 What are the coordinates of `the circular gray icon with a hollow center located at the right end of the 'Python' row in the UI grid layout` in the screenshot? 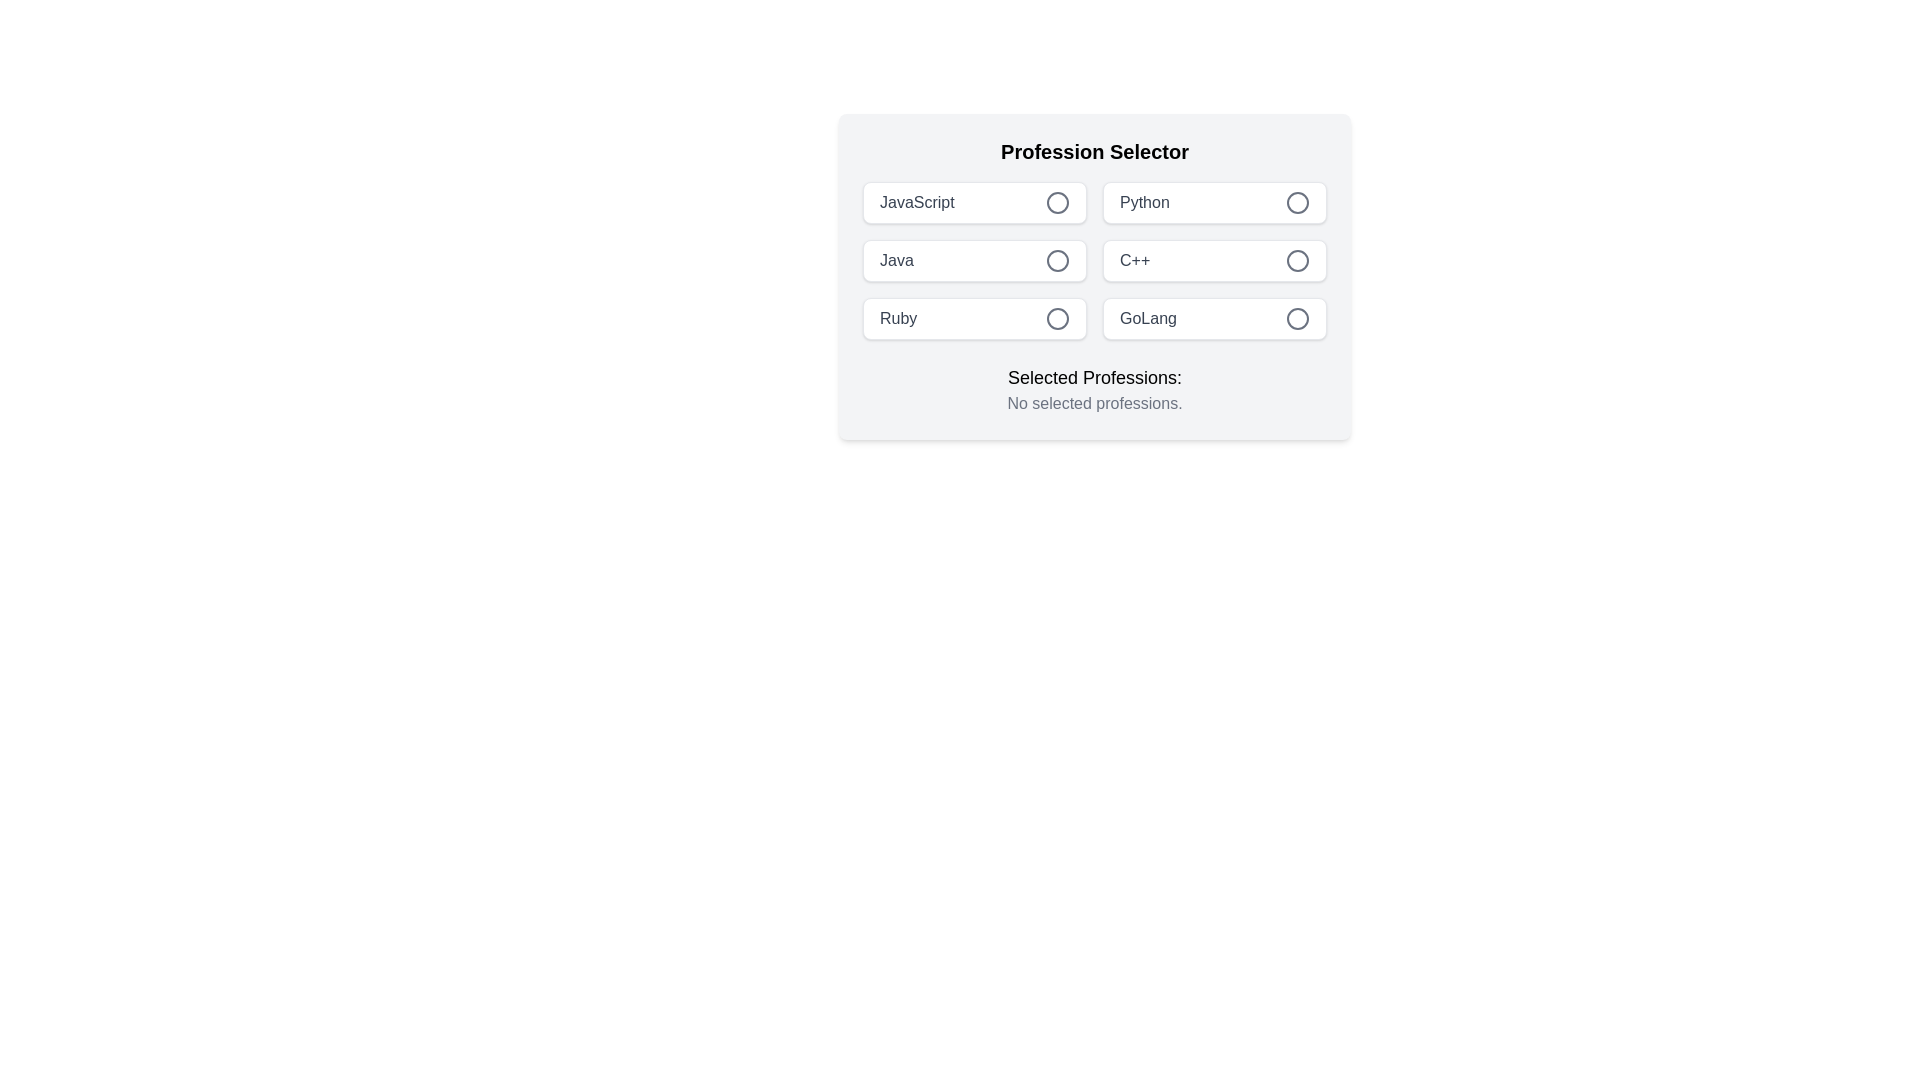 It's located at (1297, 203).